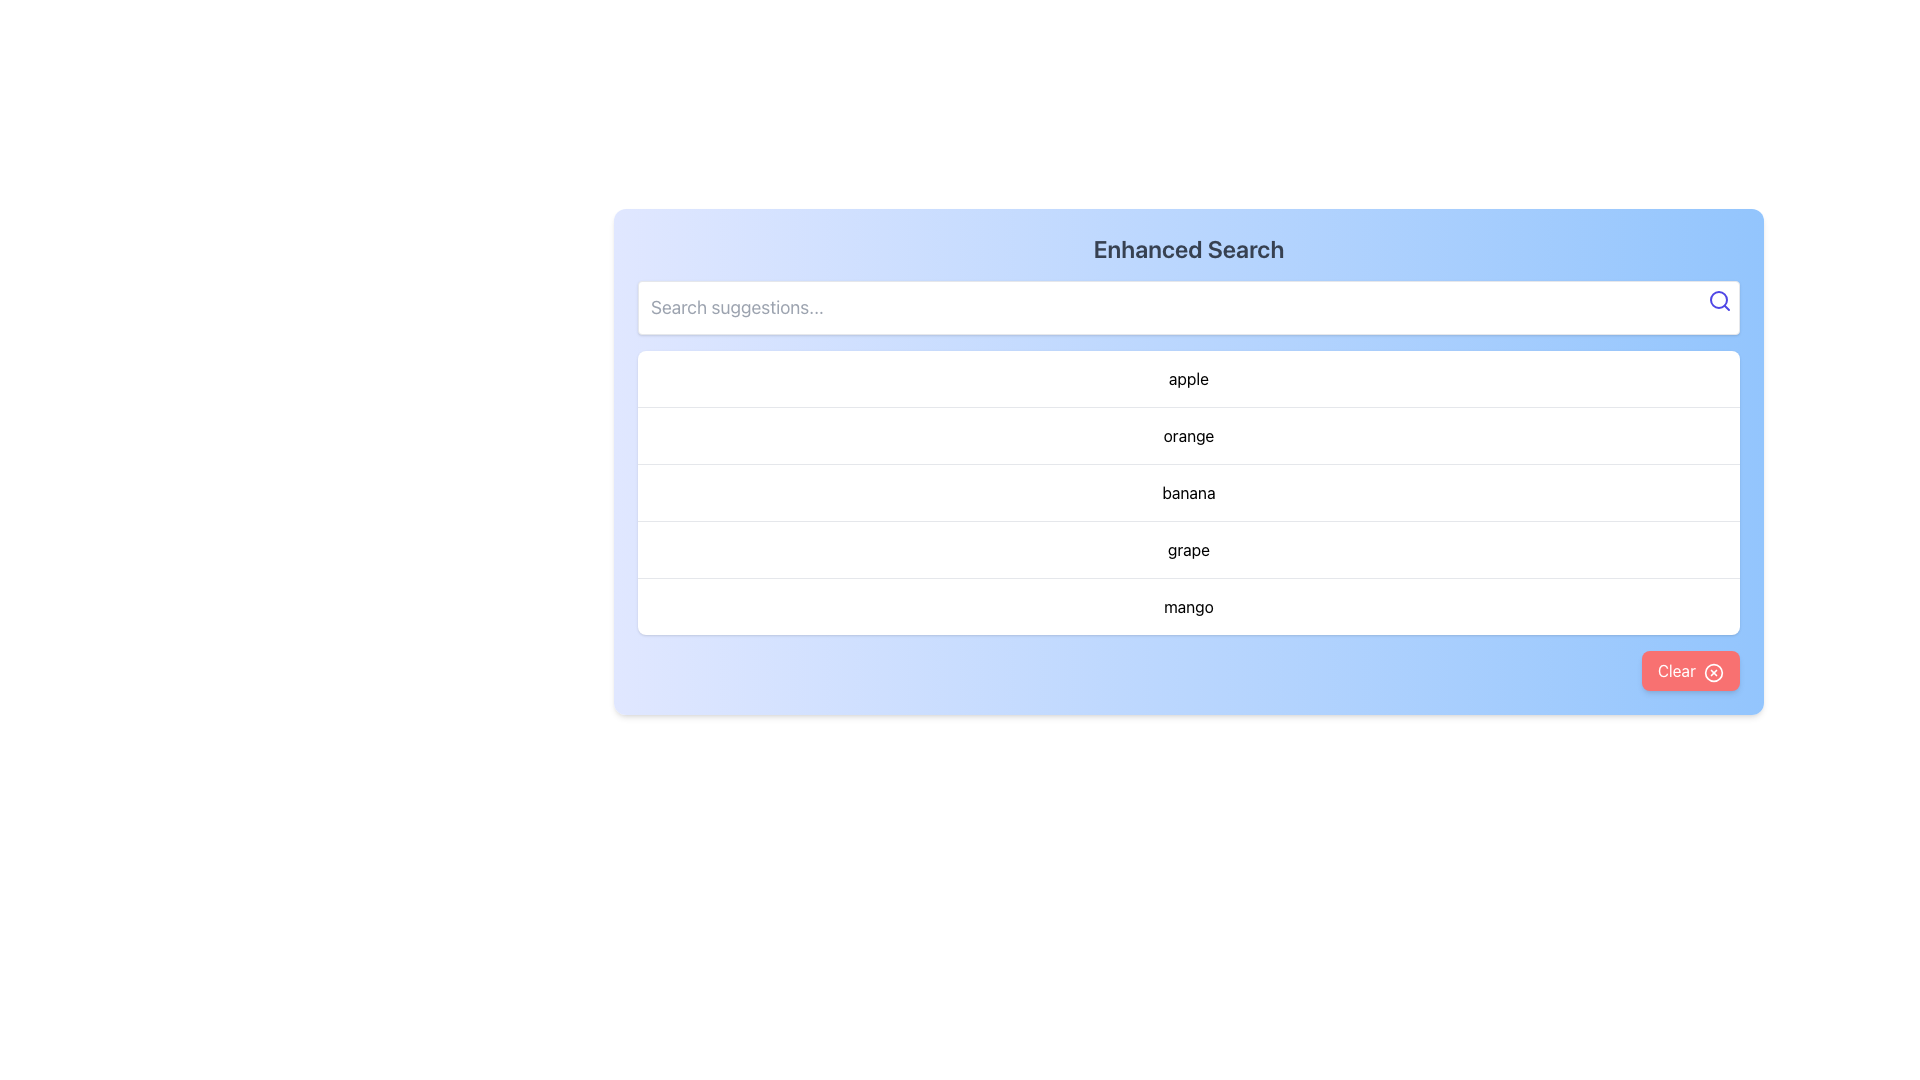 The image size is (1920, 1080). What do you see at coordinates (1189, 605) in the screenshot?
I see `the selectable list item displaying the word 'mango', which is the last item in a vertical list of options` at bounding box center [1189, 605].